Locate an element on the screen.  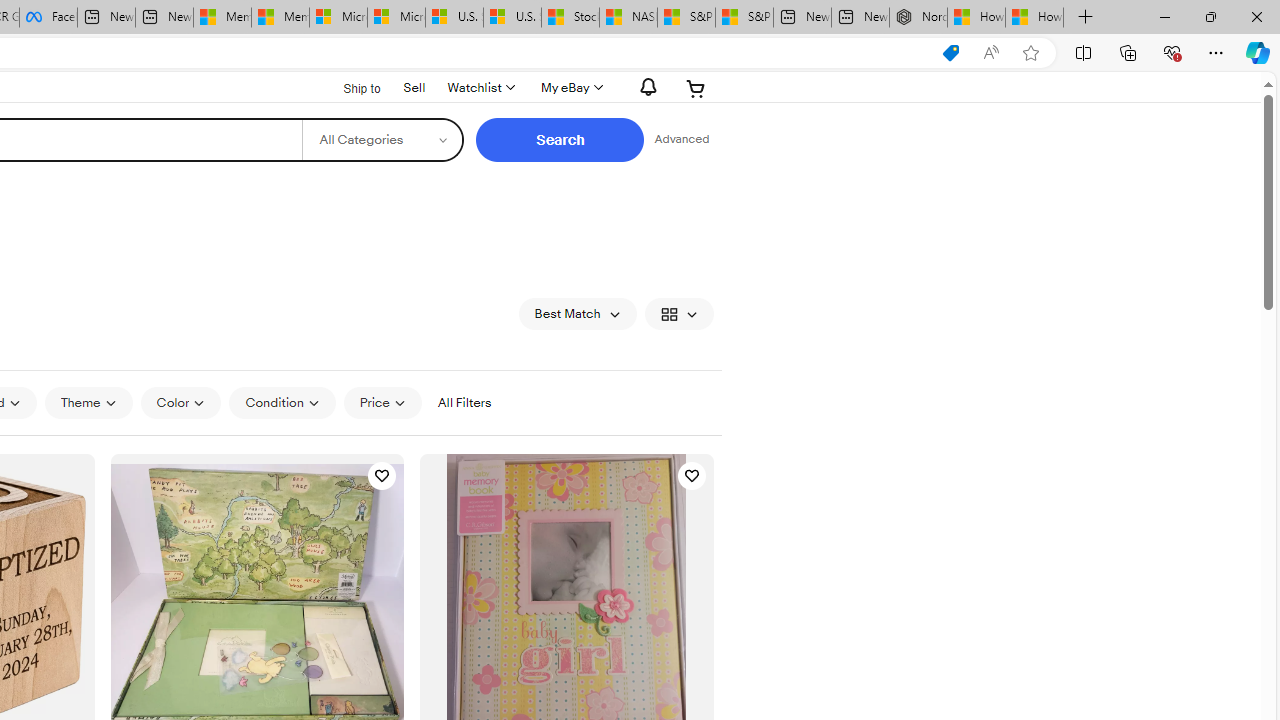
'Advanced Search' is located at coordinates (681, 139).